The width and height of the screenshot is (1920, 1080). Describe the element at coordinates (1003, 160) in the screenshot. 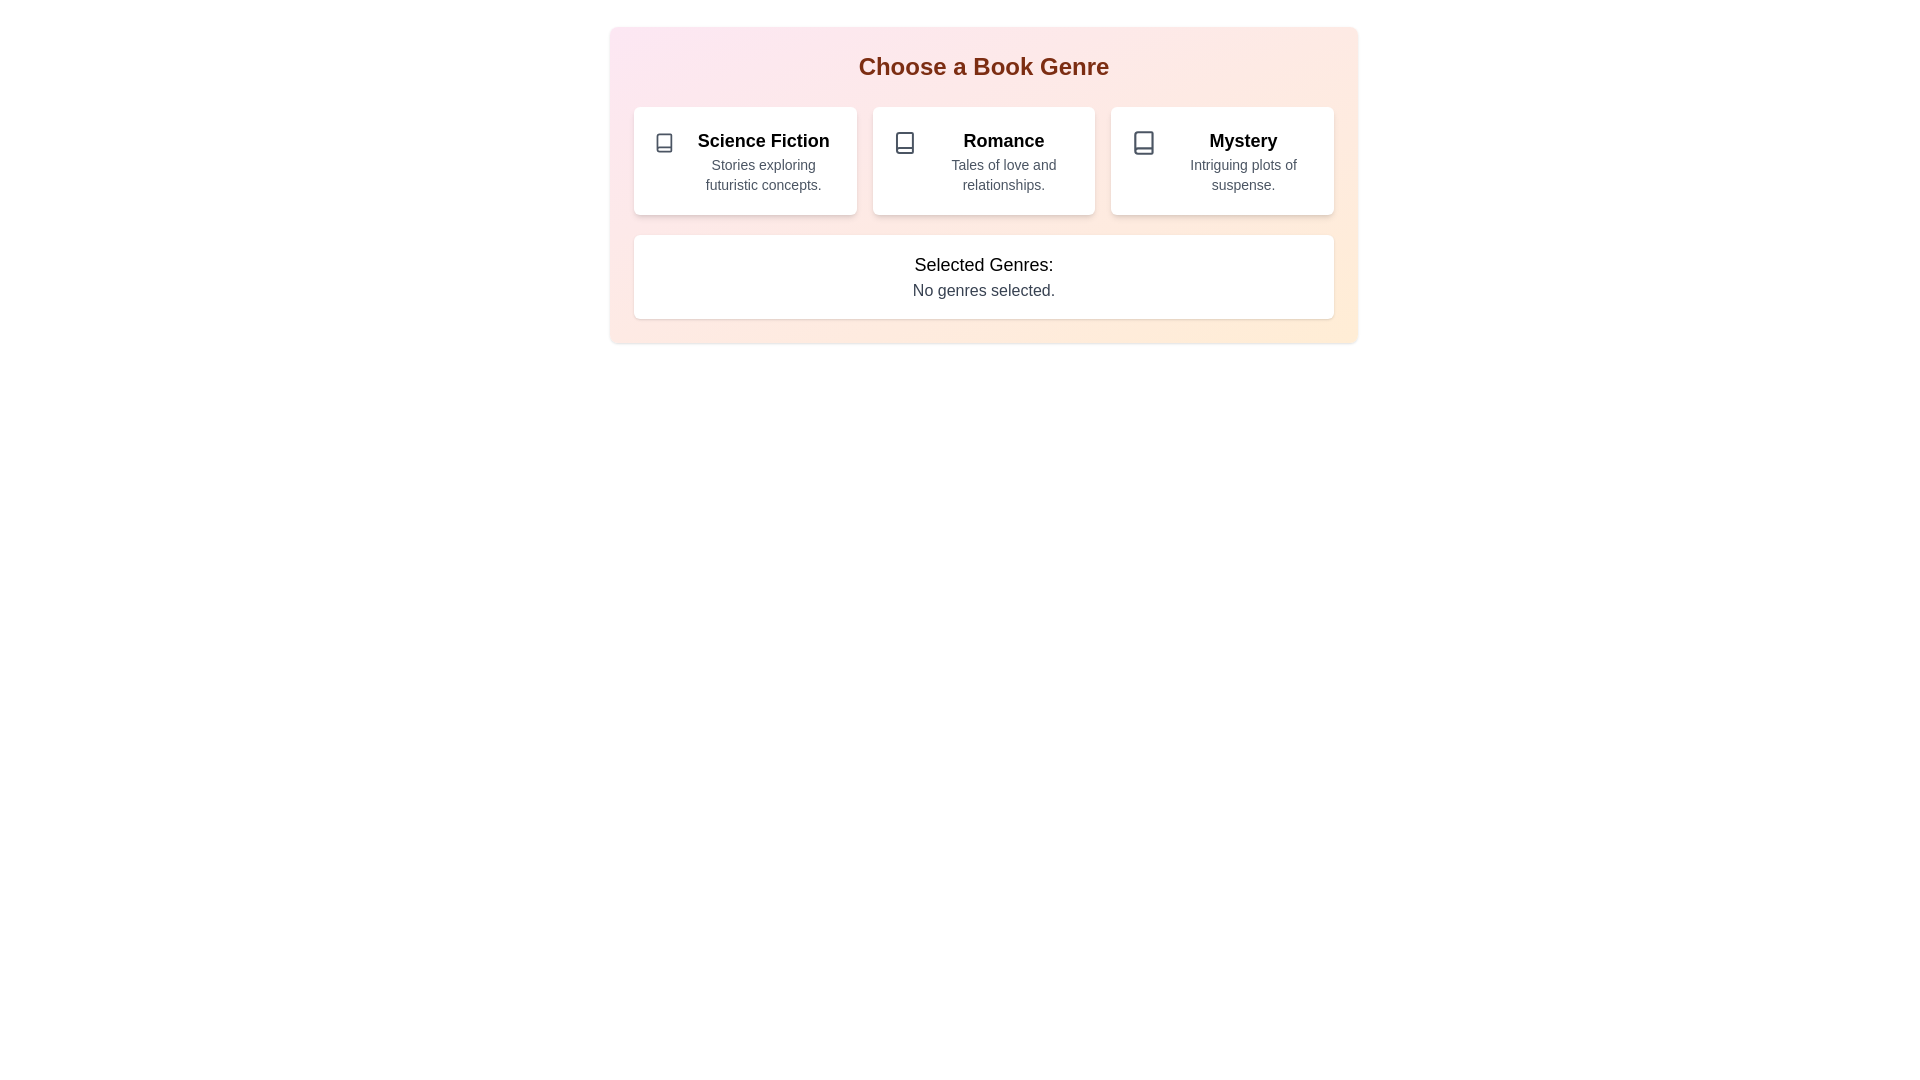

I see `to select the 'Romance' genre, which is a selectable item styled with a bold title and a description, positioned centrally under the heading 'Choose a Book Genre.'` at that location.